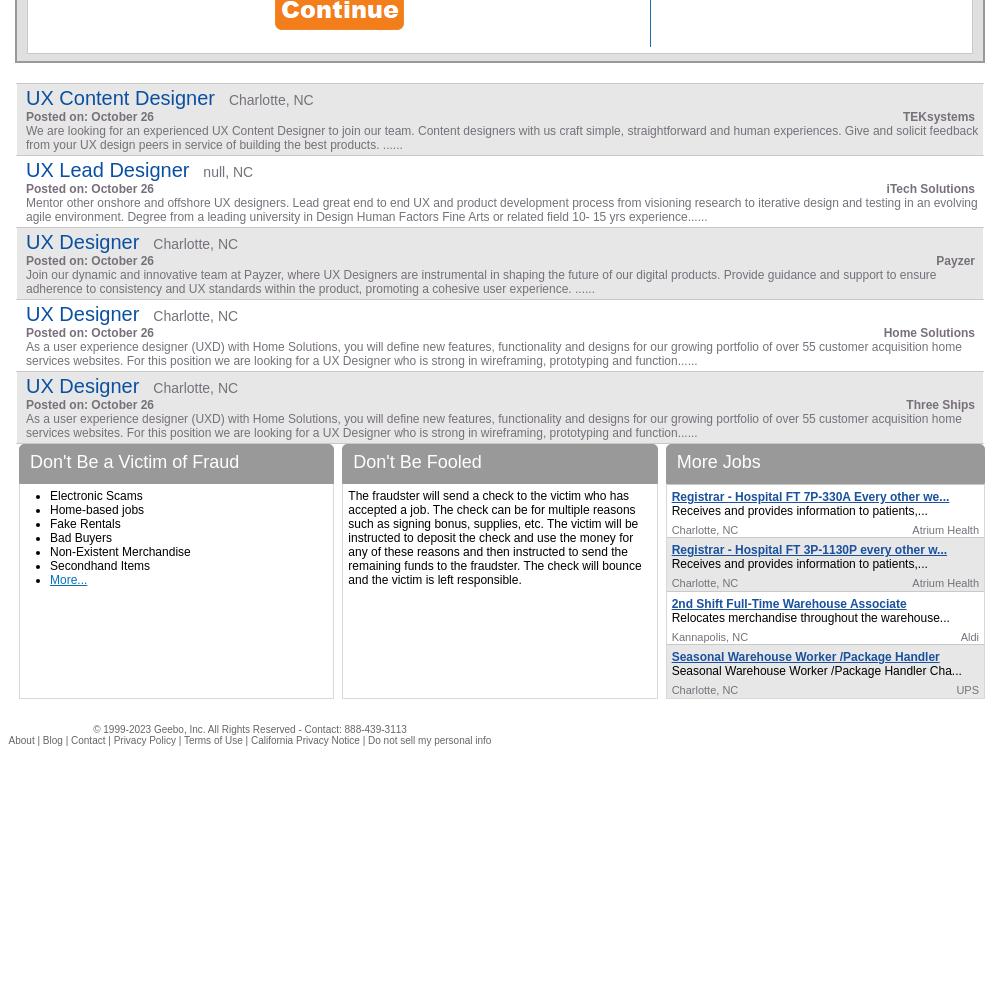 This screenshot has height=1000, width=1000. I want to click on 'null, NC', so click(227, 172).